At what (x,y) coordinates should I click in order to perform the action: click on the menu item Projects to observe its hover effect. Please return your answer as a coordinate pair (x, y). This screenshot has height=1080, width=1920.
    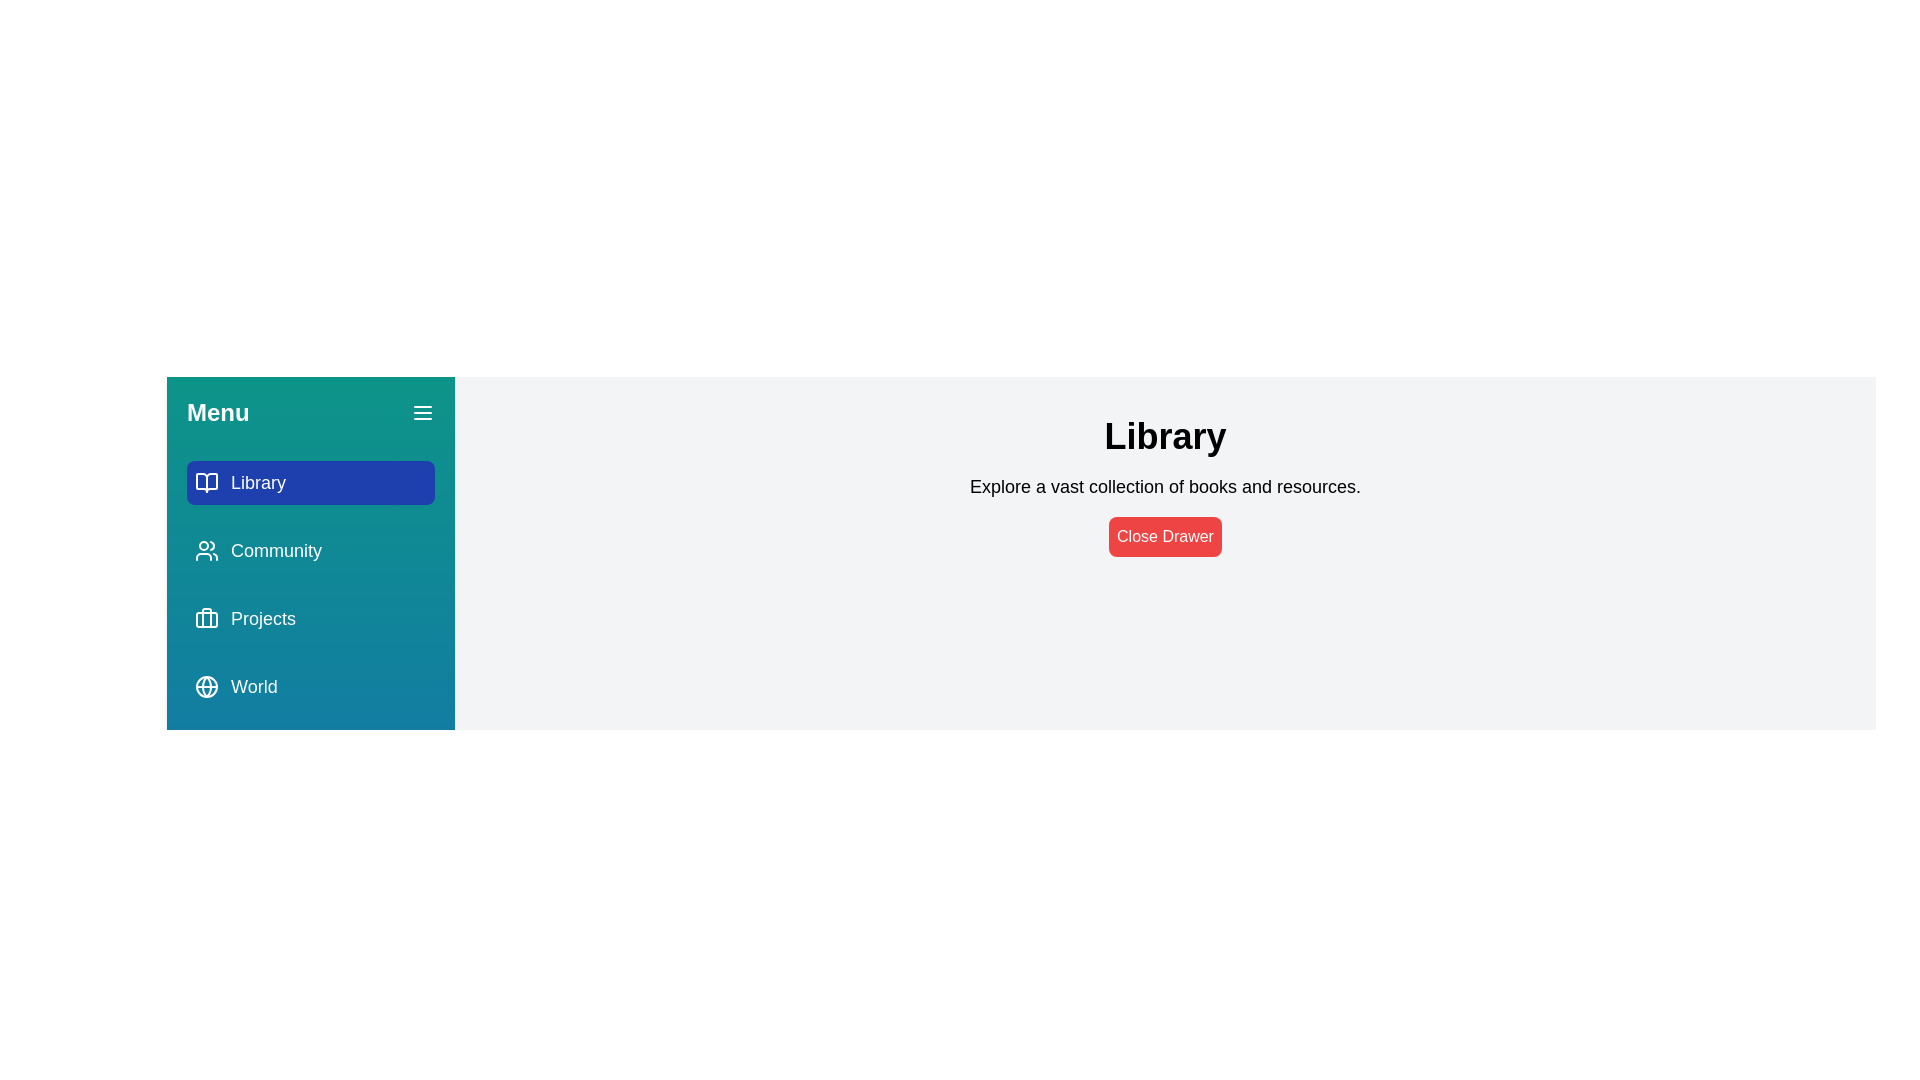
    Looking at the image, I should click on (310, 617).